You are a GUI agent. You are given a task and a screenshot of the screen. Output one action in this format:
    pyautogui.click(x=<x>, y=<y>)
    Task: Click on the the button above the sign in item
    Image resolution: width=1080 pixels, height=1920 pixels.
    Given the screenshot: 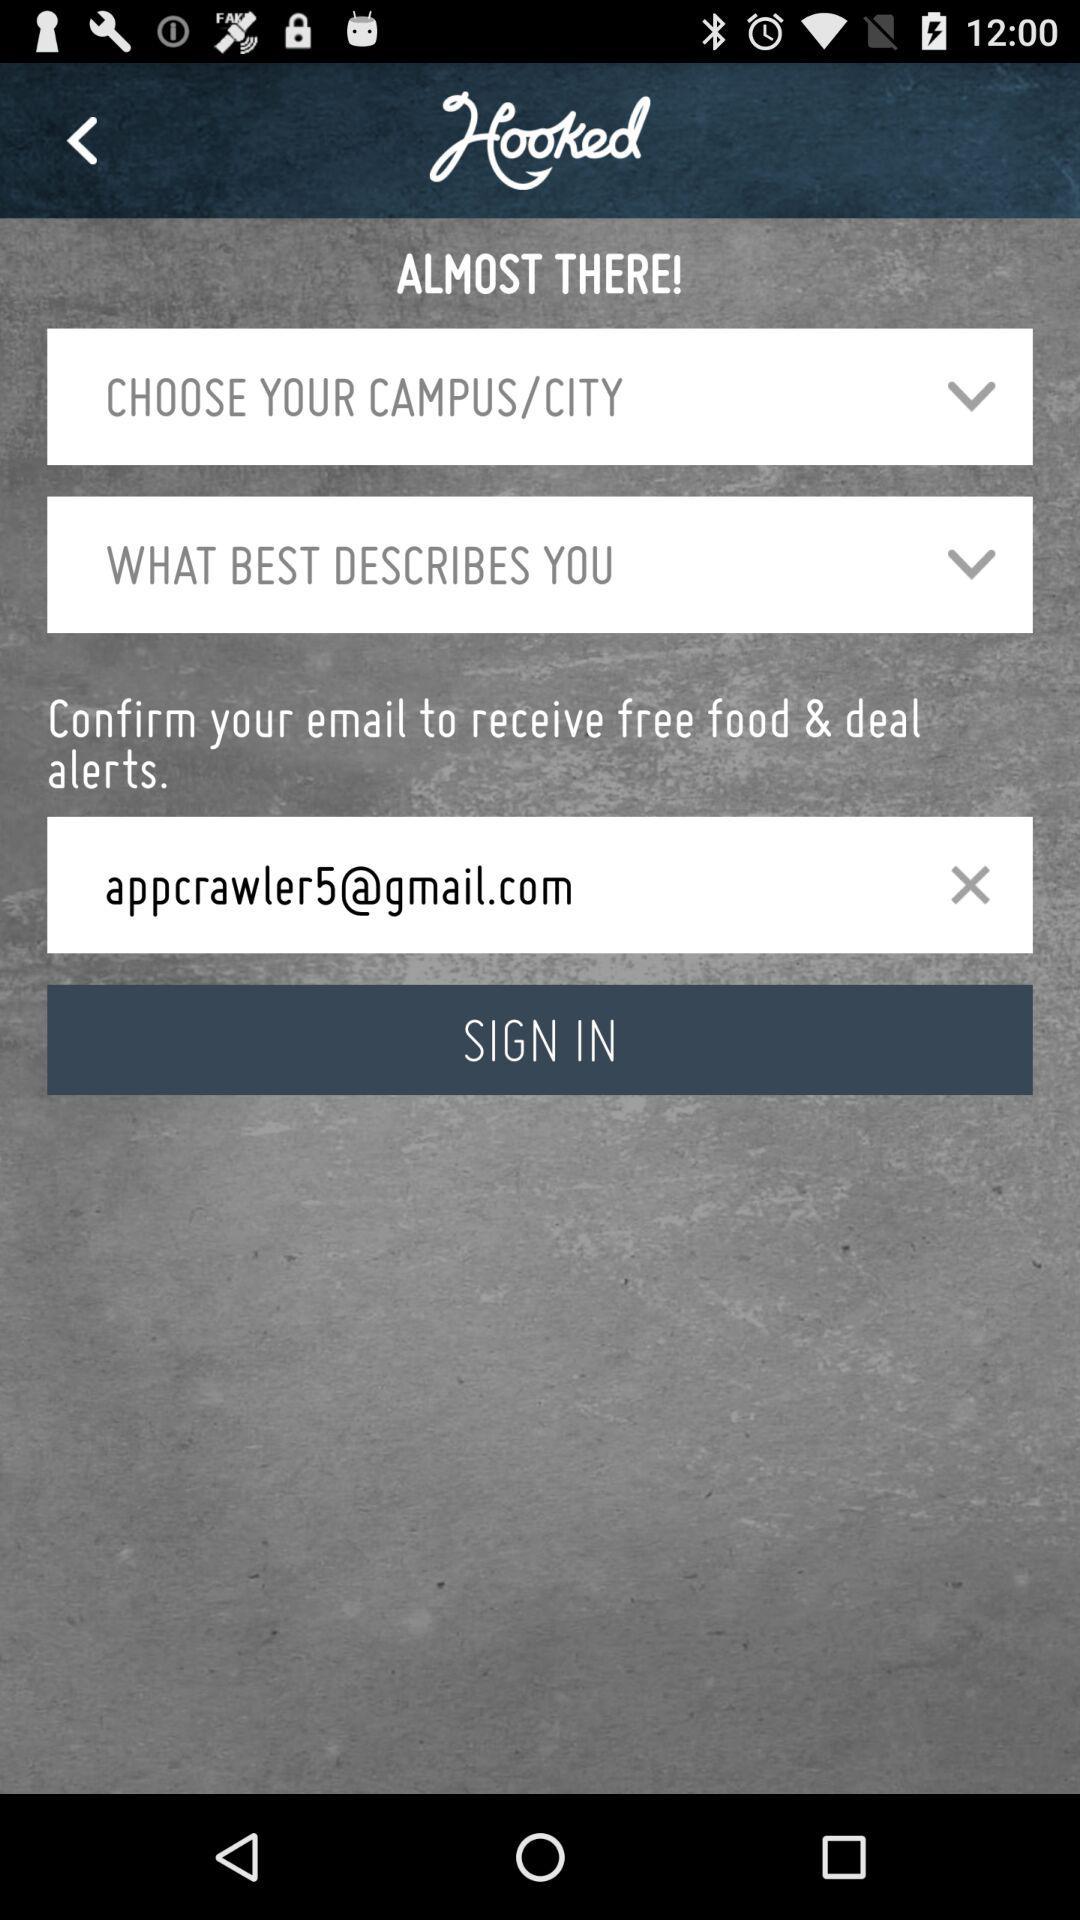 What is the action you would take?
    pyautogui.click(x=969, y=883)
    